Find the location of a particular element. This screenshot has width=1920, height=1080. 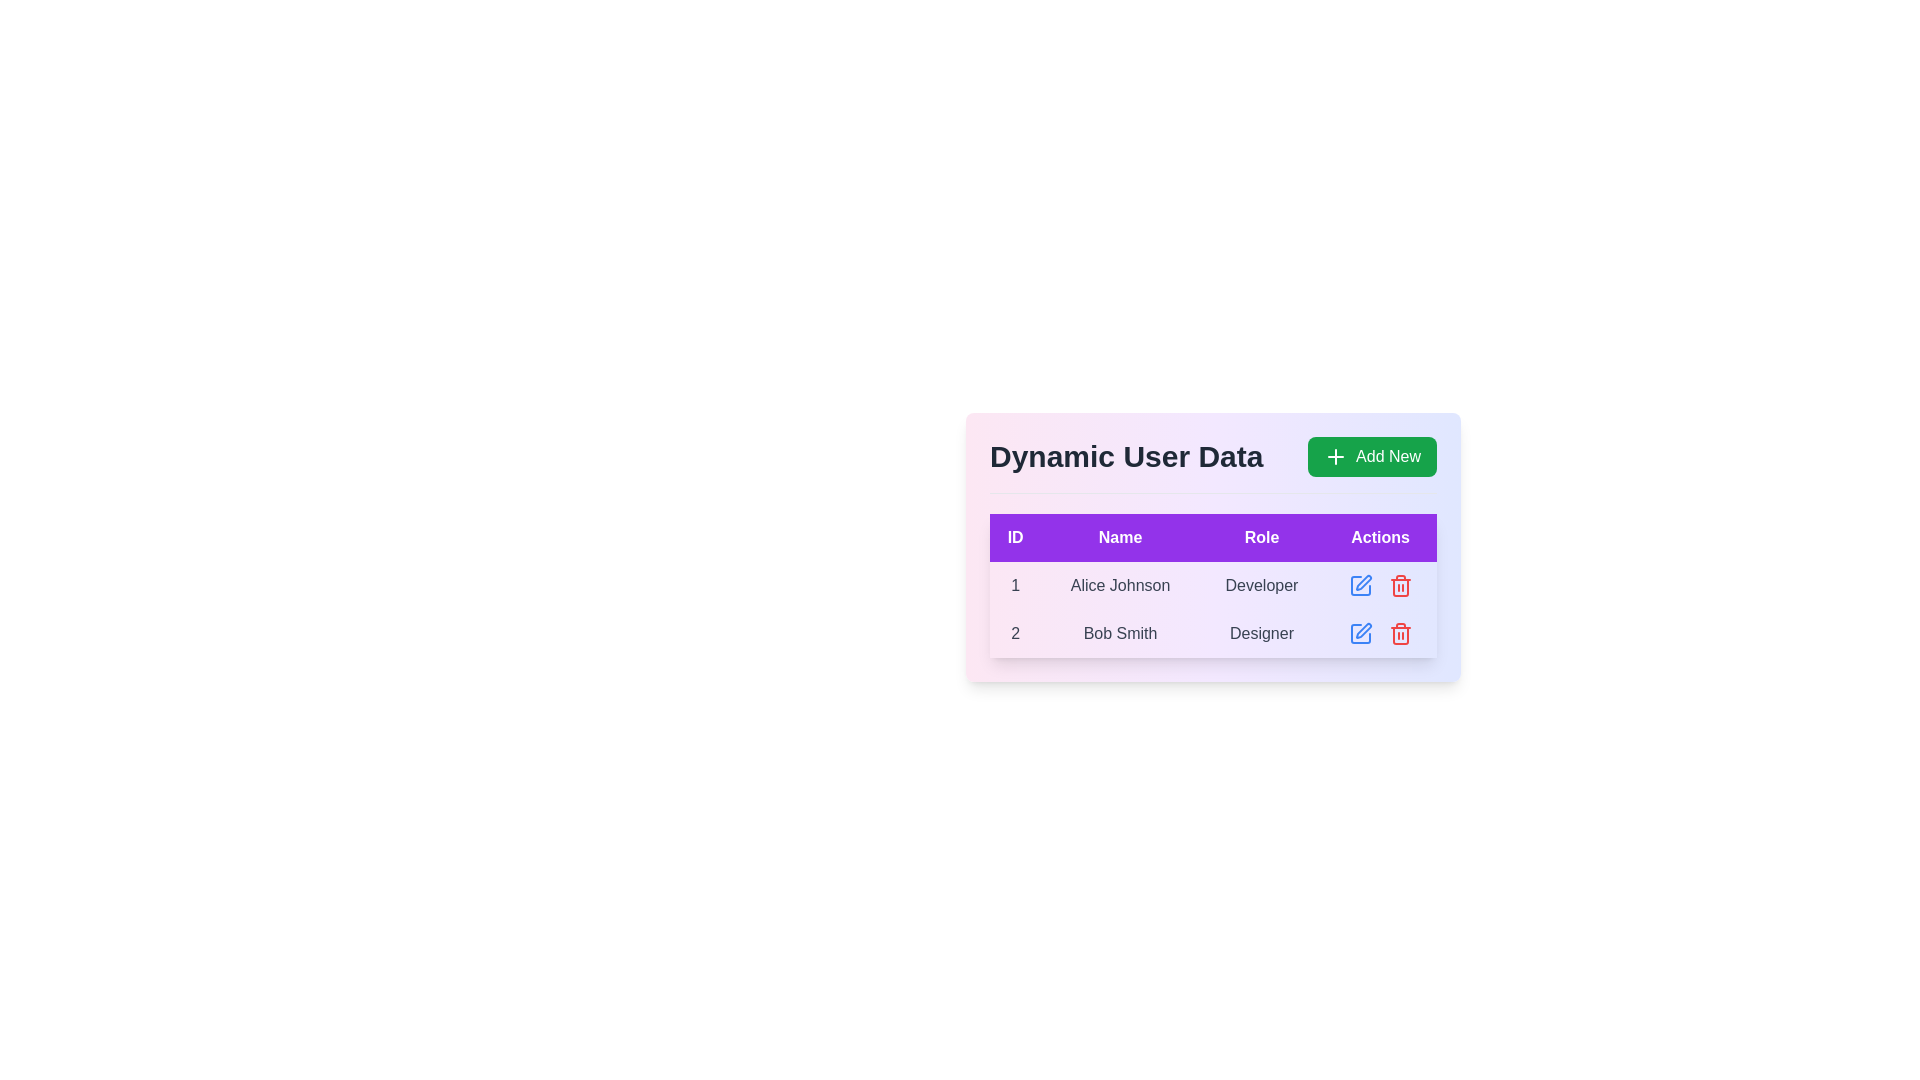

the text element displaying 'Dynamic User Data', which is styled prominently as a header in dark gray color and located to the left of the green 'Add New' button is located at coordinates (1126, 456).